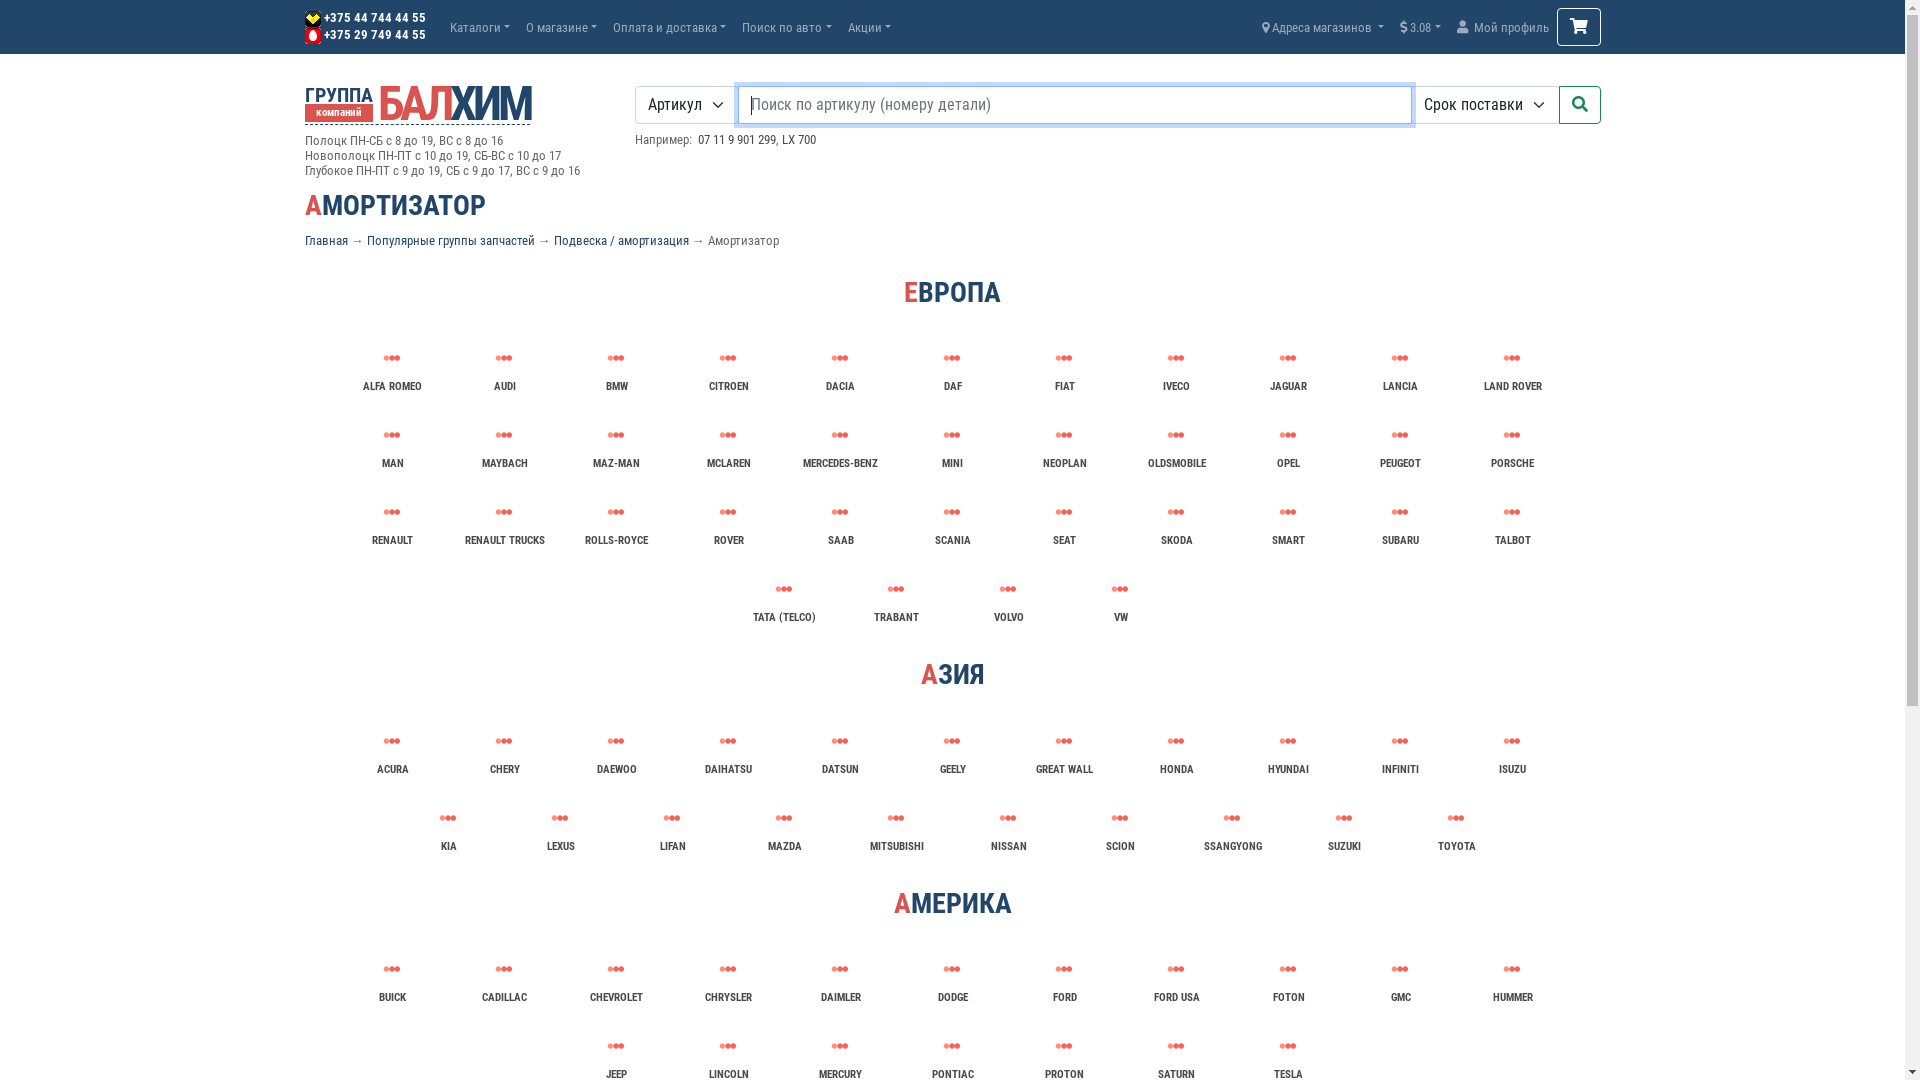  Describe the element at coordinates (727, 434) in the screenshot. I see `'MCLAREN'` at that location.